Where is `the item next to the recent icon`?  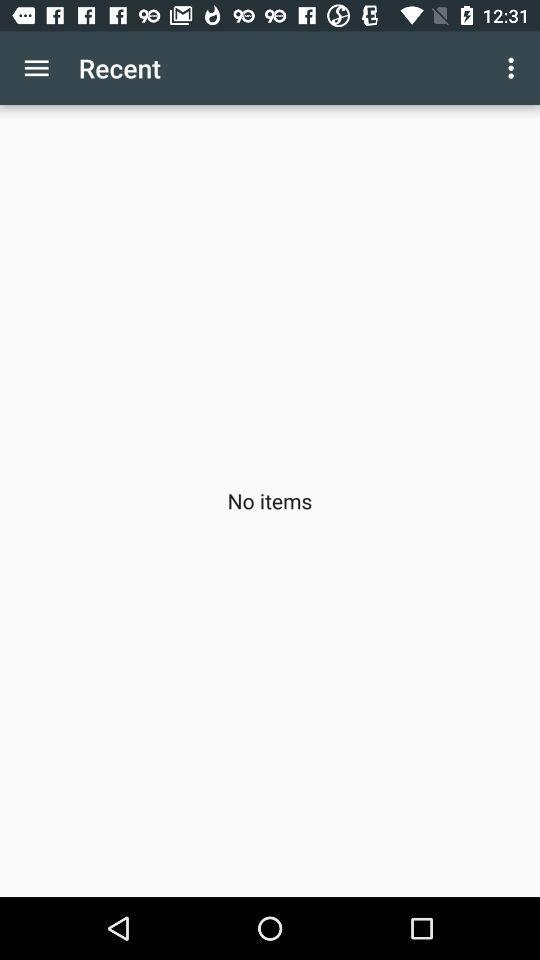 the item next to the recent icon is located at coordinates (36, 68).